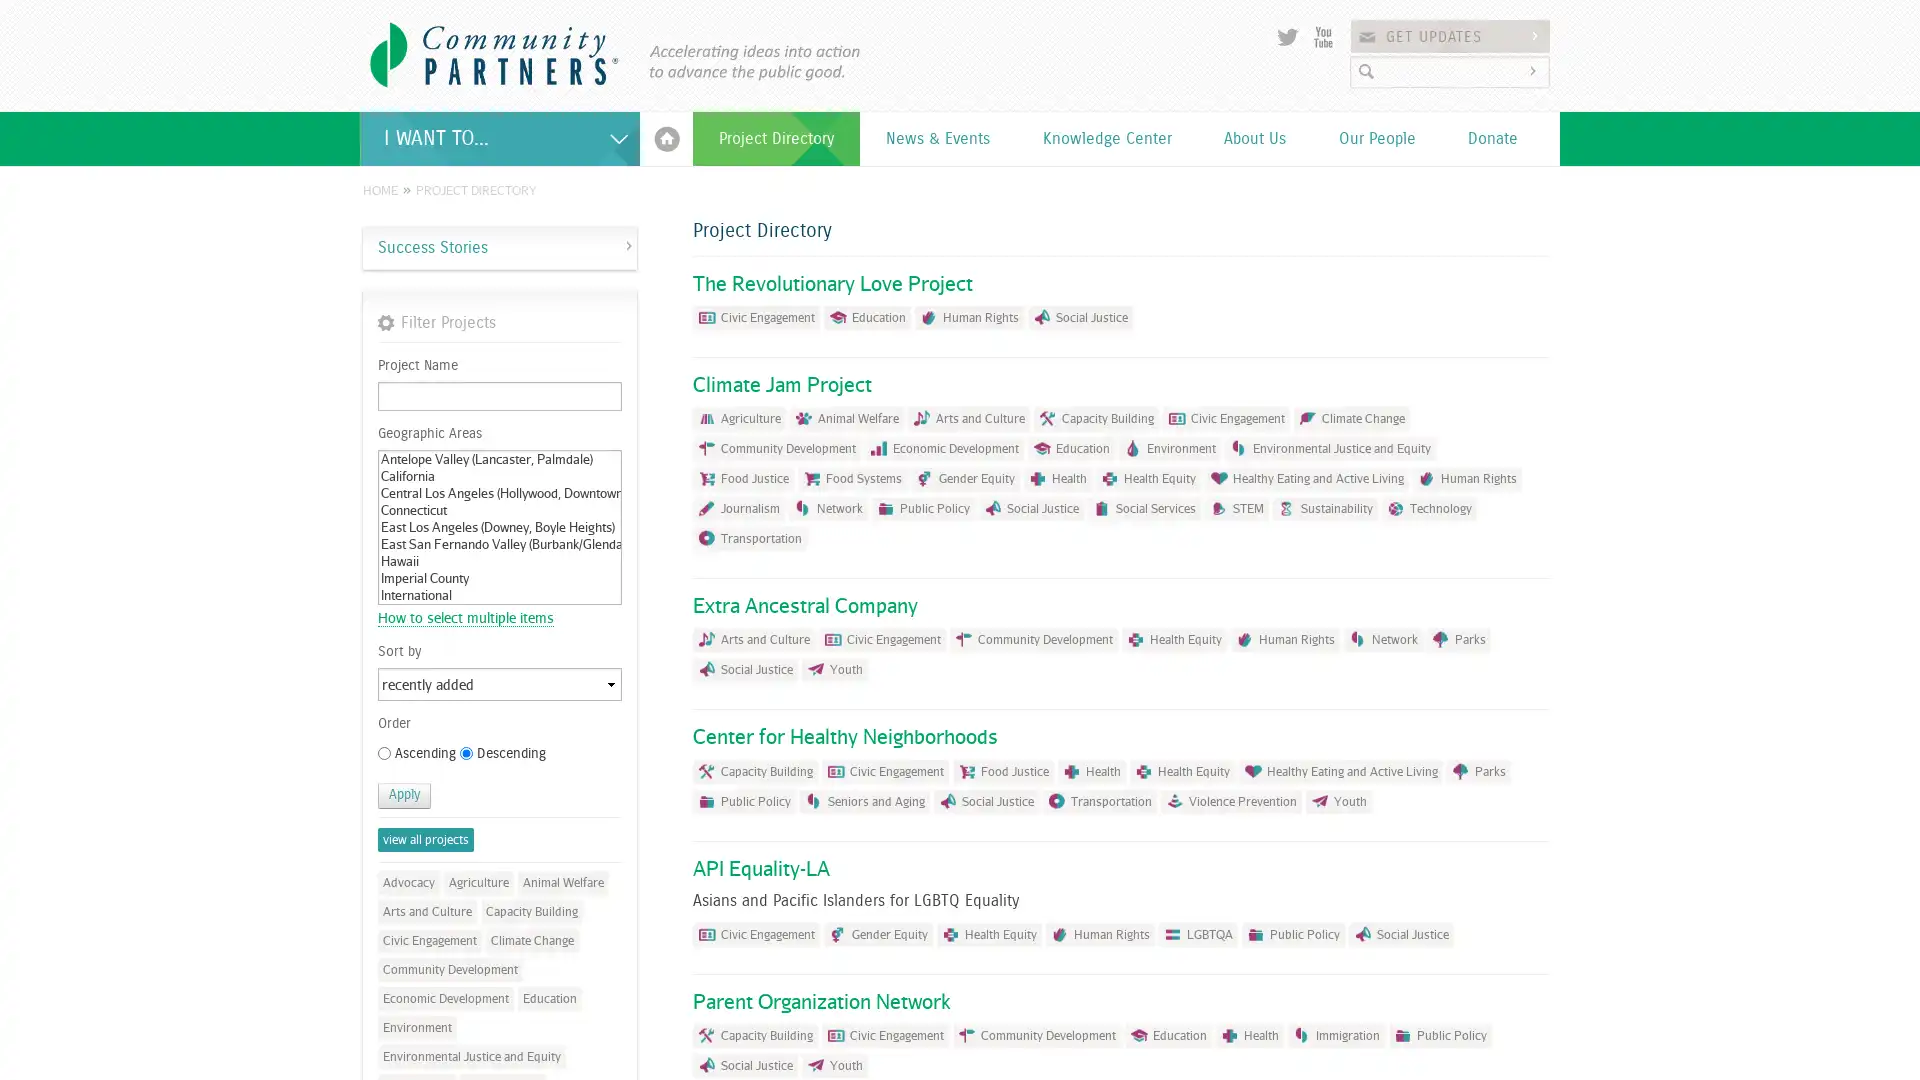 Image resolution: width=1920 pixels, height=1080 pixels. I want to click on Search, so click(1535, 70).